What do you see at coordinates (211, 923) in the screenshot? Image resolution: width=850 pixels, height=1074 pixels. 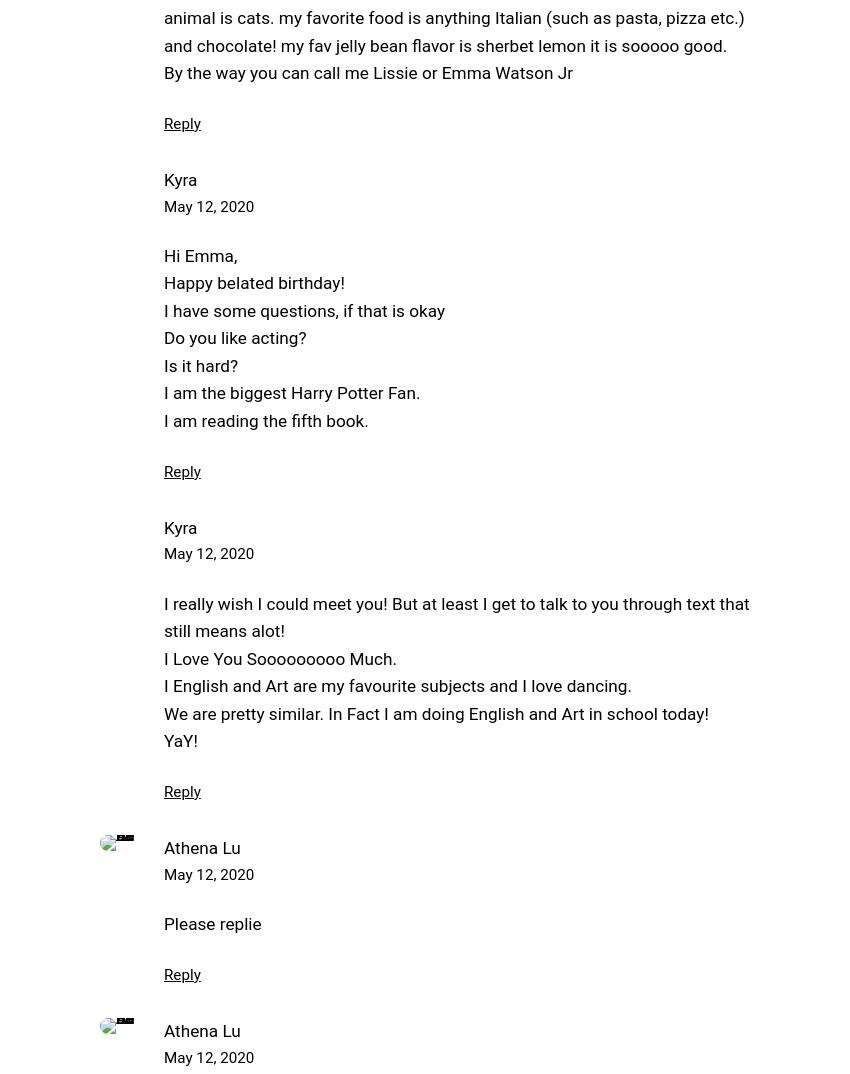 I see `'Please replie'` at bounding box center [211, 923].